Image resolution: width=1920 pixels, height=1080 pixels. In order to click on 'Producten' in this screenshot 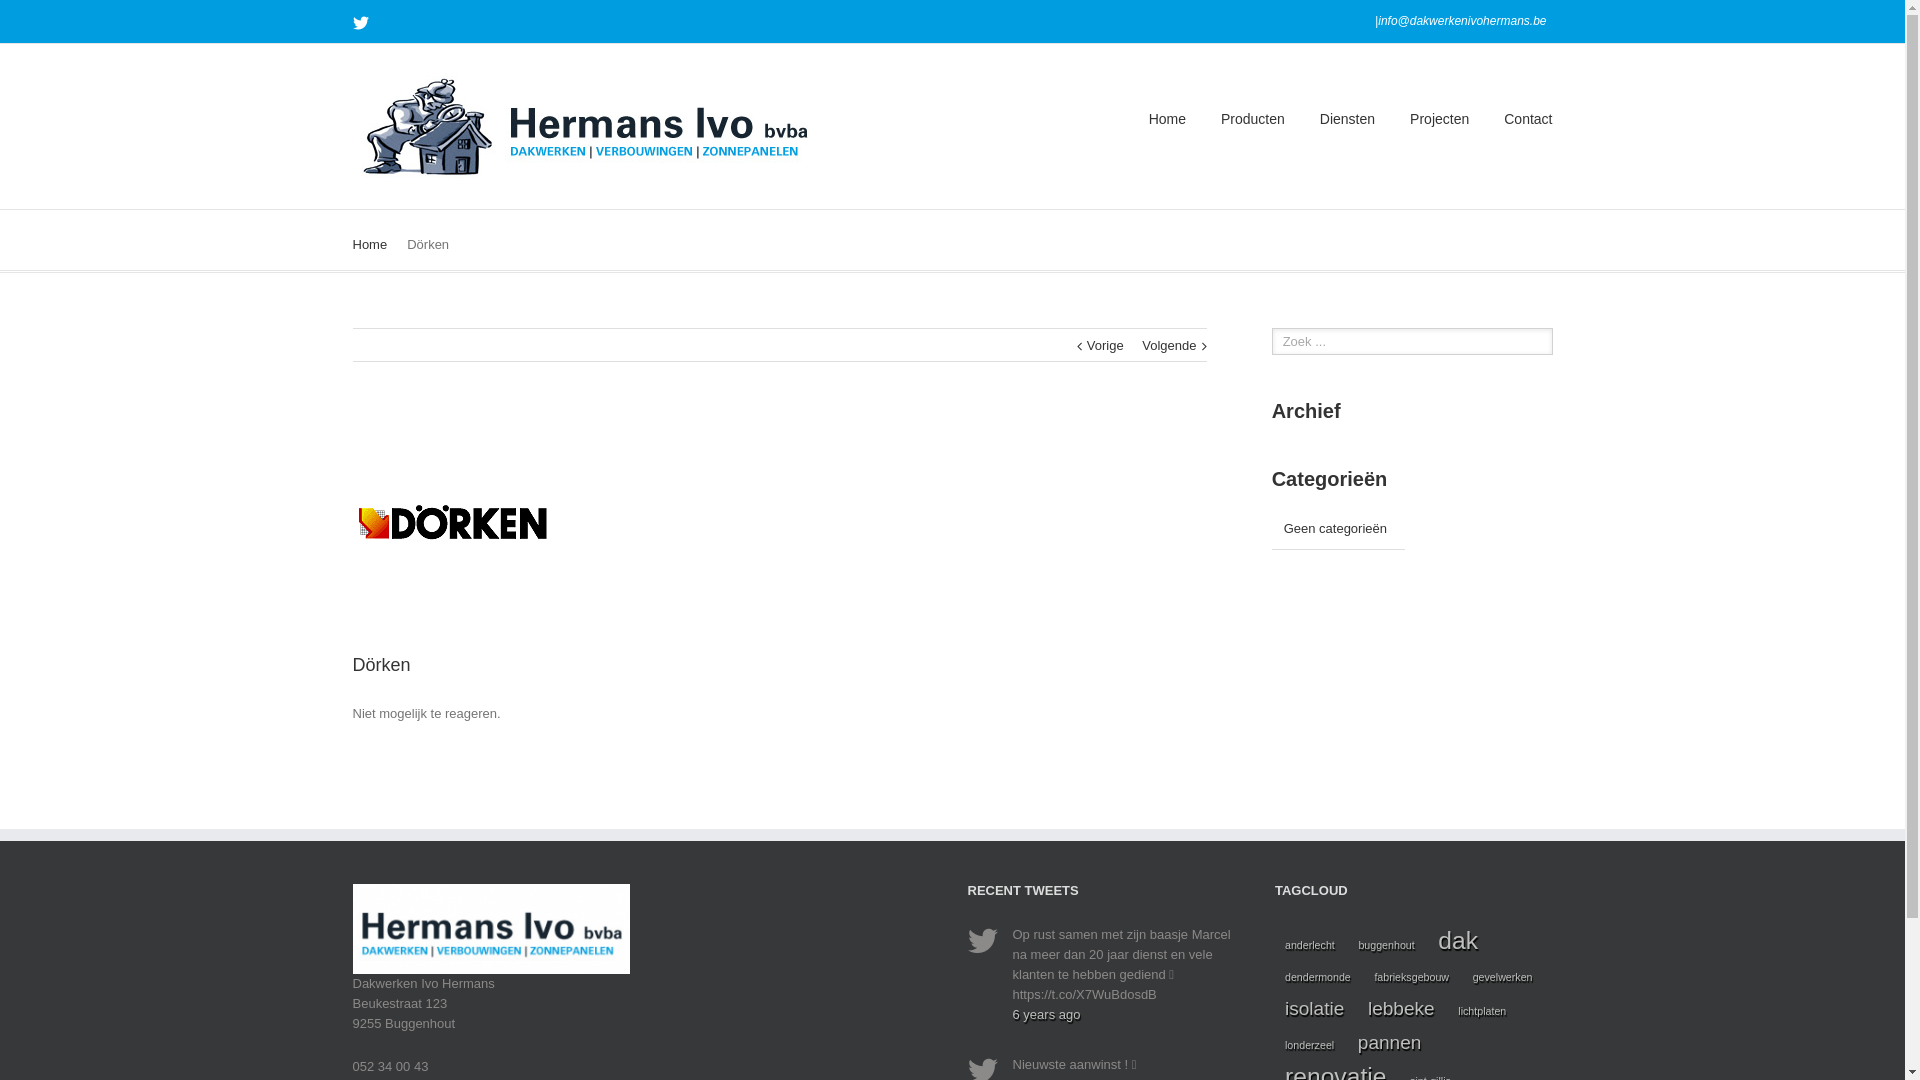, I will do `click(1251, 118)`.